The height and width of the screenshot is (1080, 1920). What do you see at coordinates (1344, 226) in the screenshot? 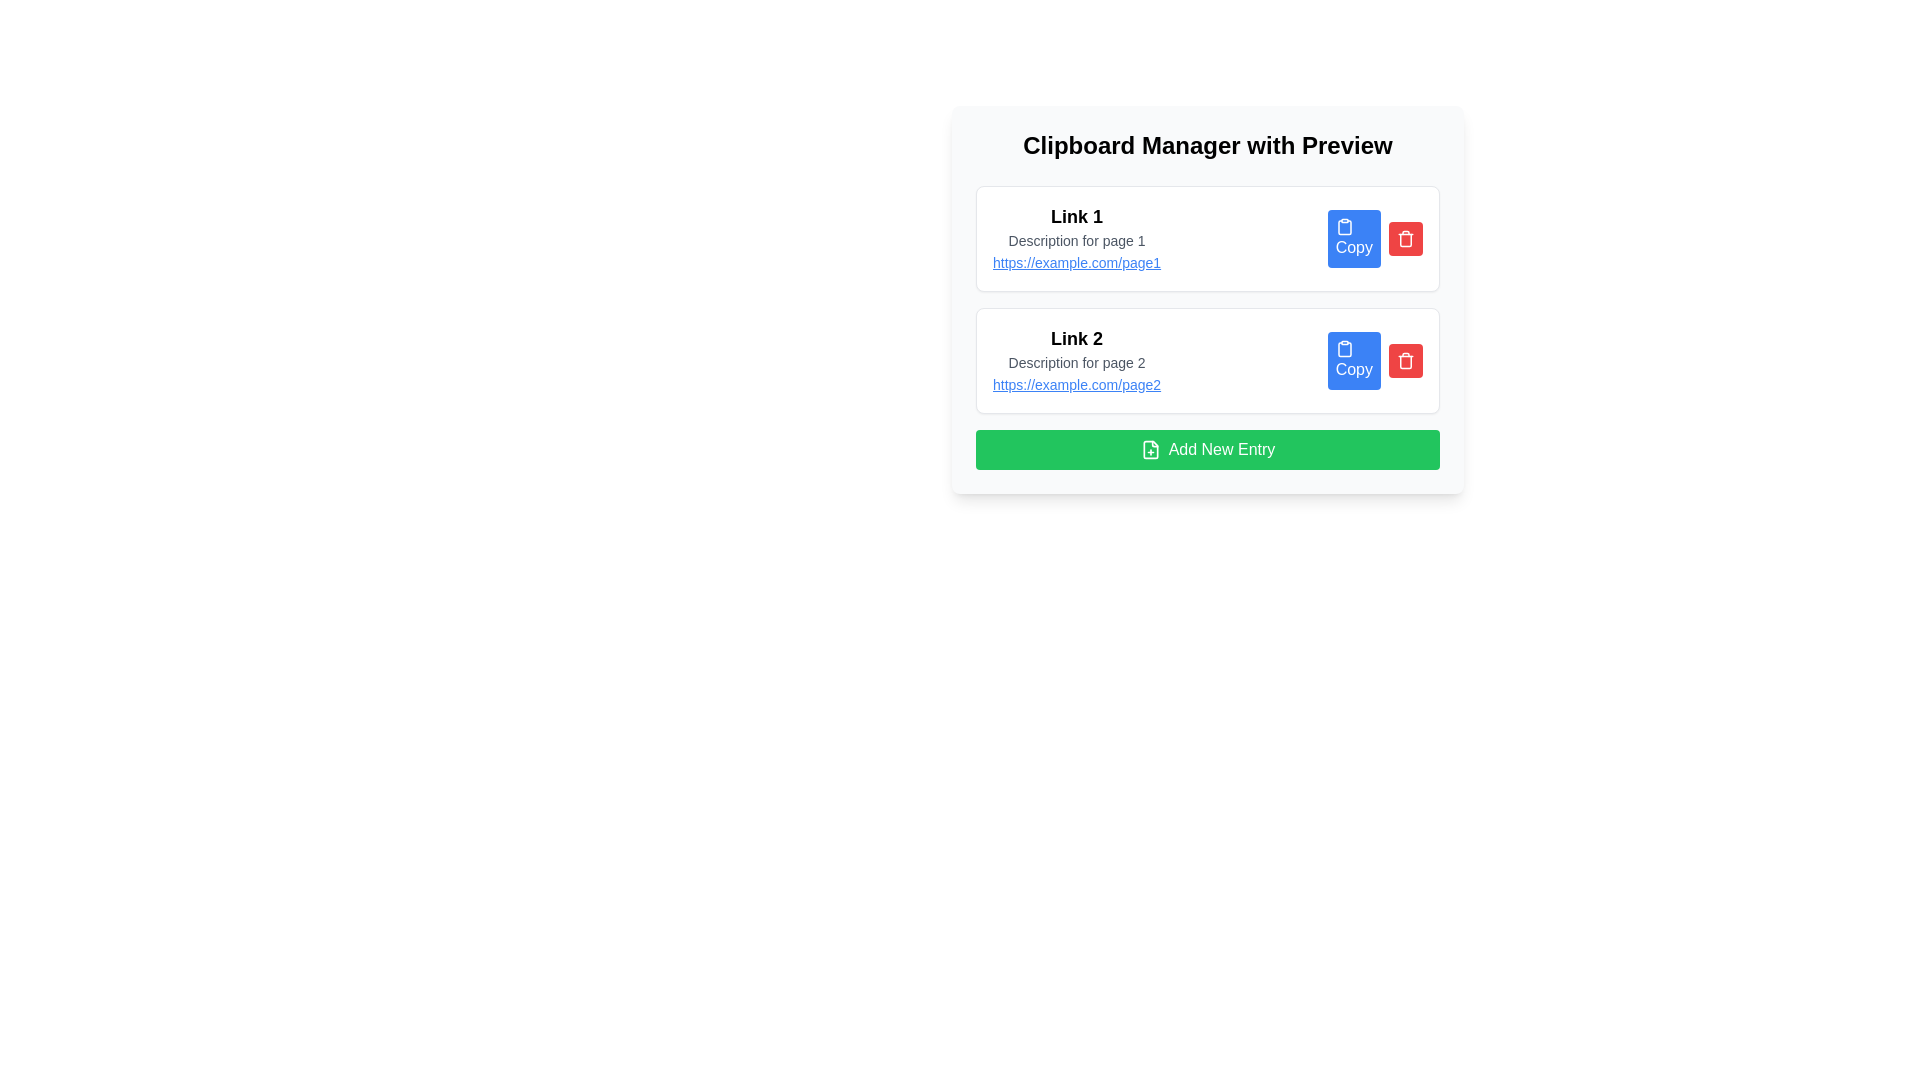
I see `the clipboard icon within the first blue 'Copy' button on the right of the top entry in the list, situated under the header` at bounding box center [1344, 226].